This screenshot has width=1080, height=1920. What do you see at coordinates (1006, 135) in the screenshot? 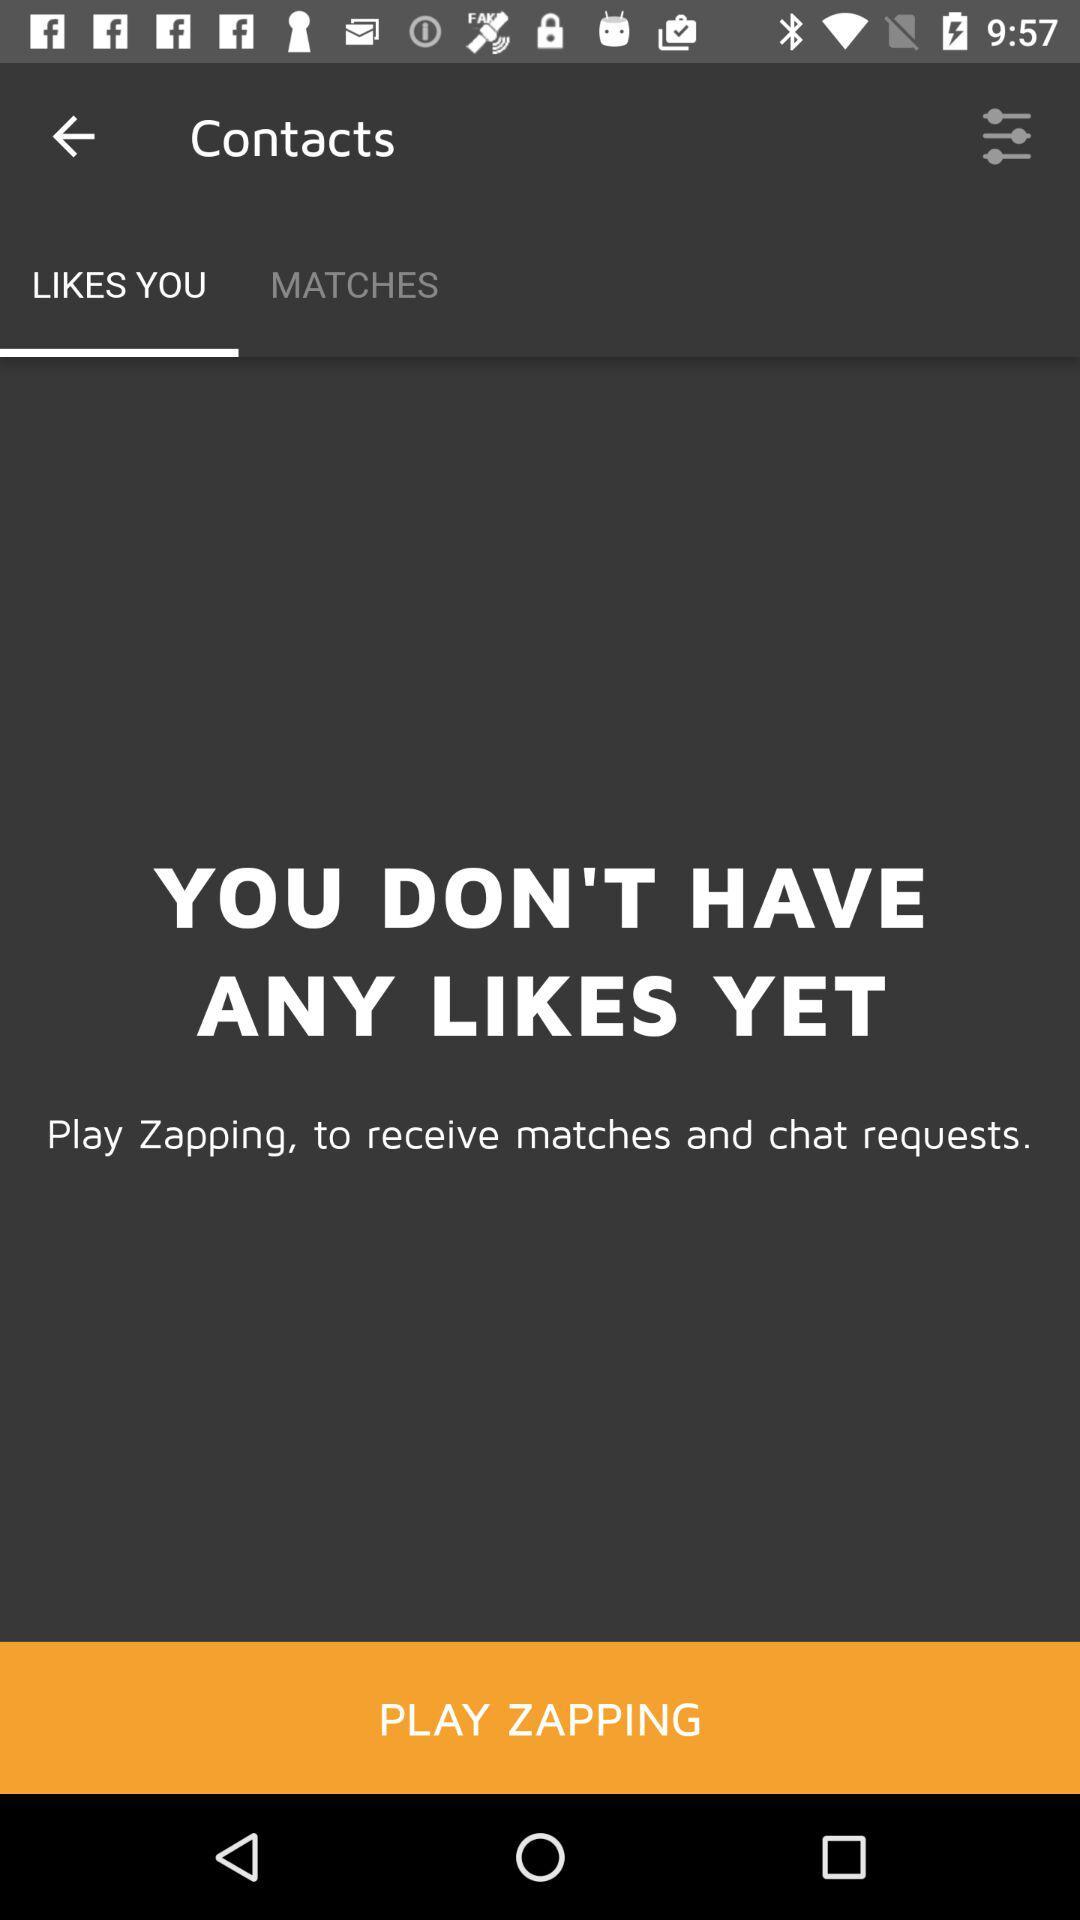
I see `the icon at the top right corner` at bounding box center [1006, 135].